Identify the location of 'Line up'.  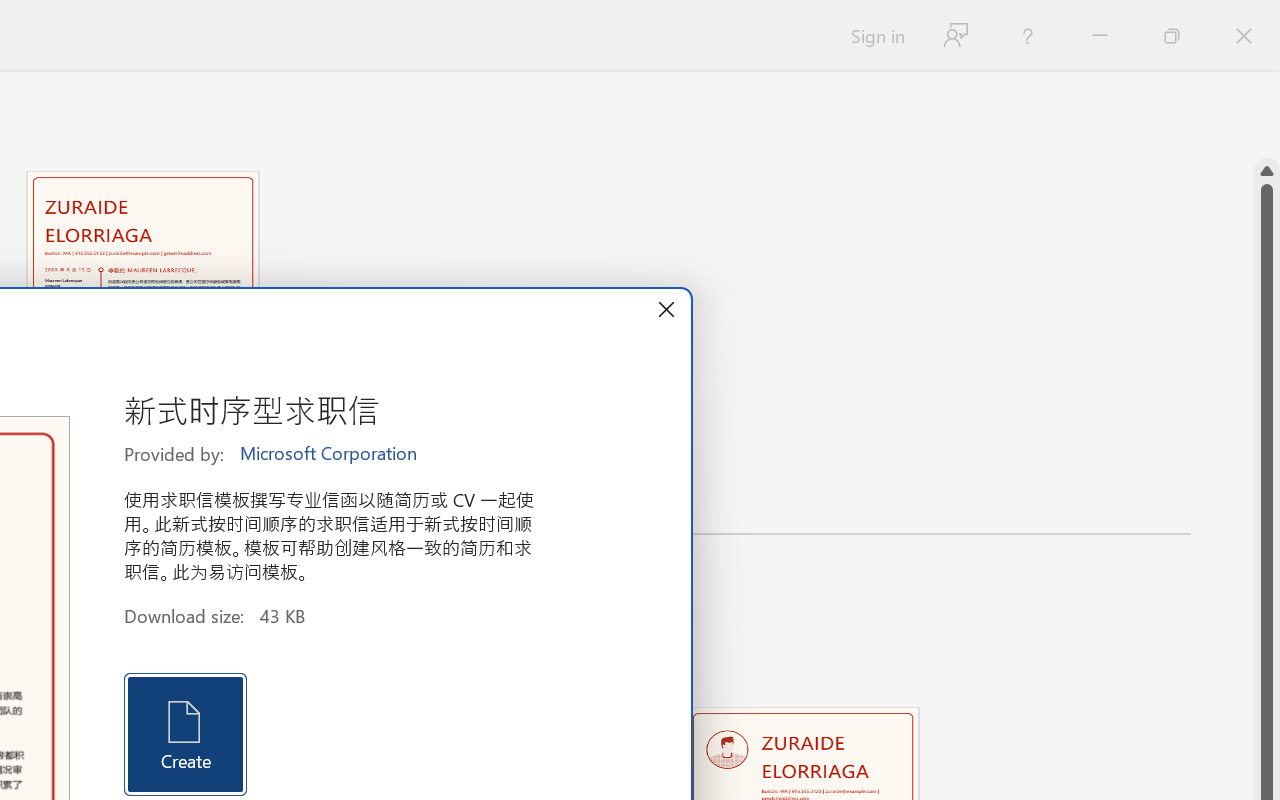
(1266, 170).